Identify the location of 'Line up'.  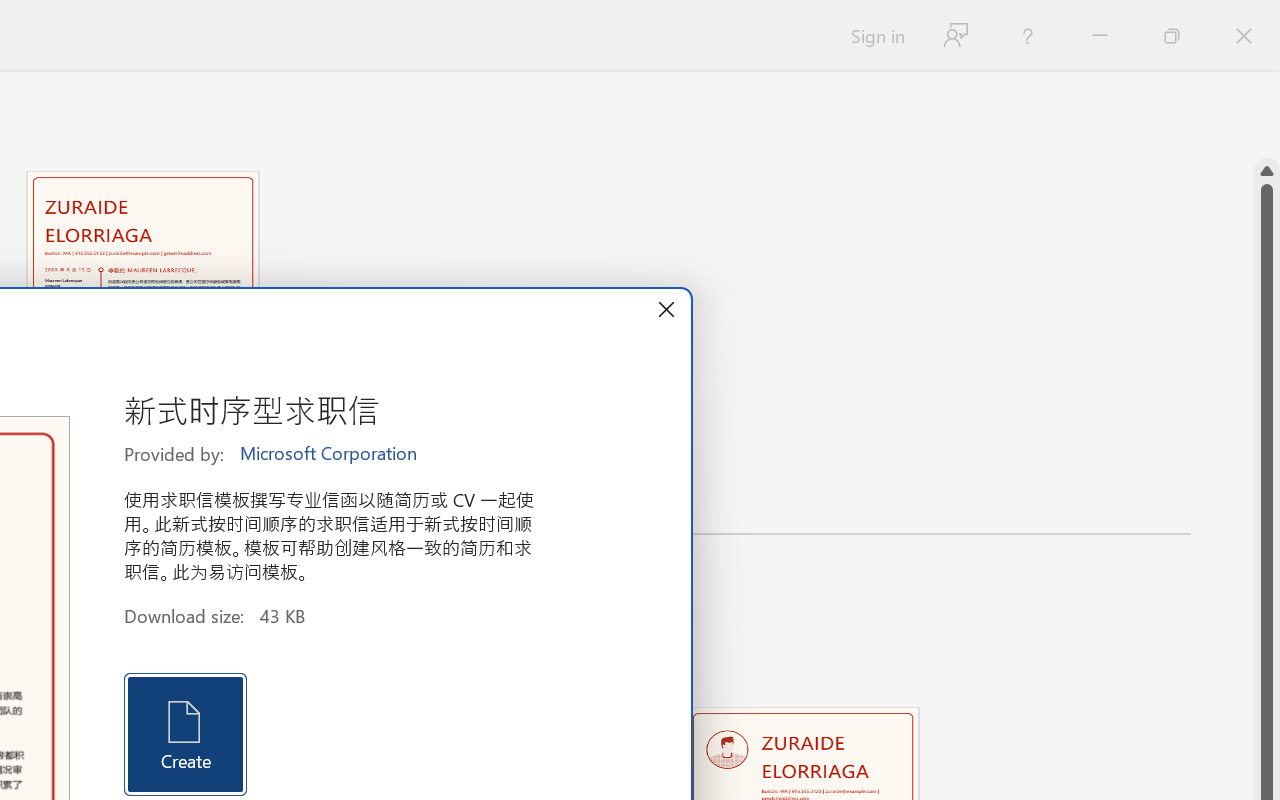
(1266, 170).